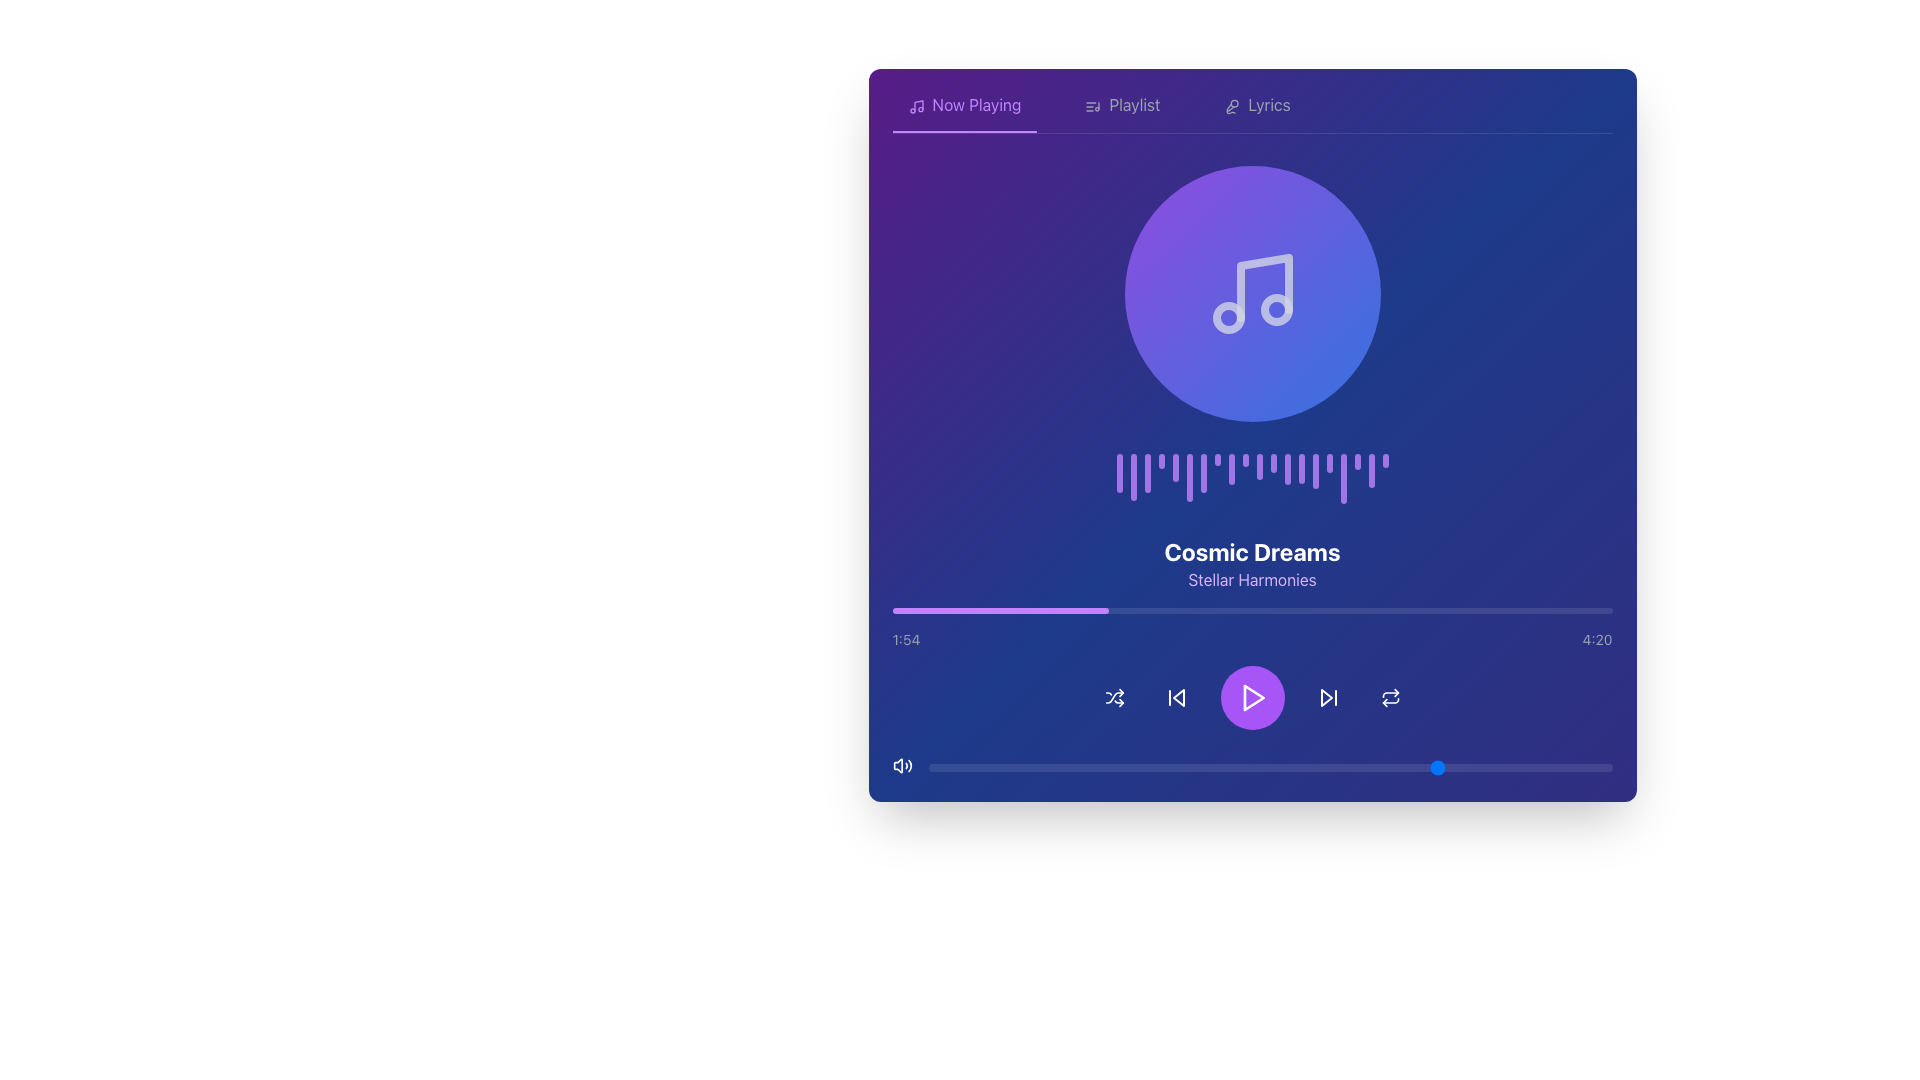  Describe the element at coordinates (964, 112) in the screenshot. I see `the 'Now Playing' navigation tab located at the top-left corner of the music player interface` at that location.